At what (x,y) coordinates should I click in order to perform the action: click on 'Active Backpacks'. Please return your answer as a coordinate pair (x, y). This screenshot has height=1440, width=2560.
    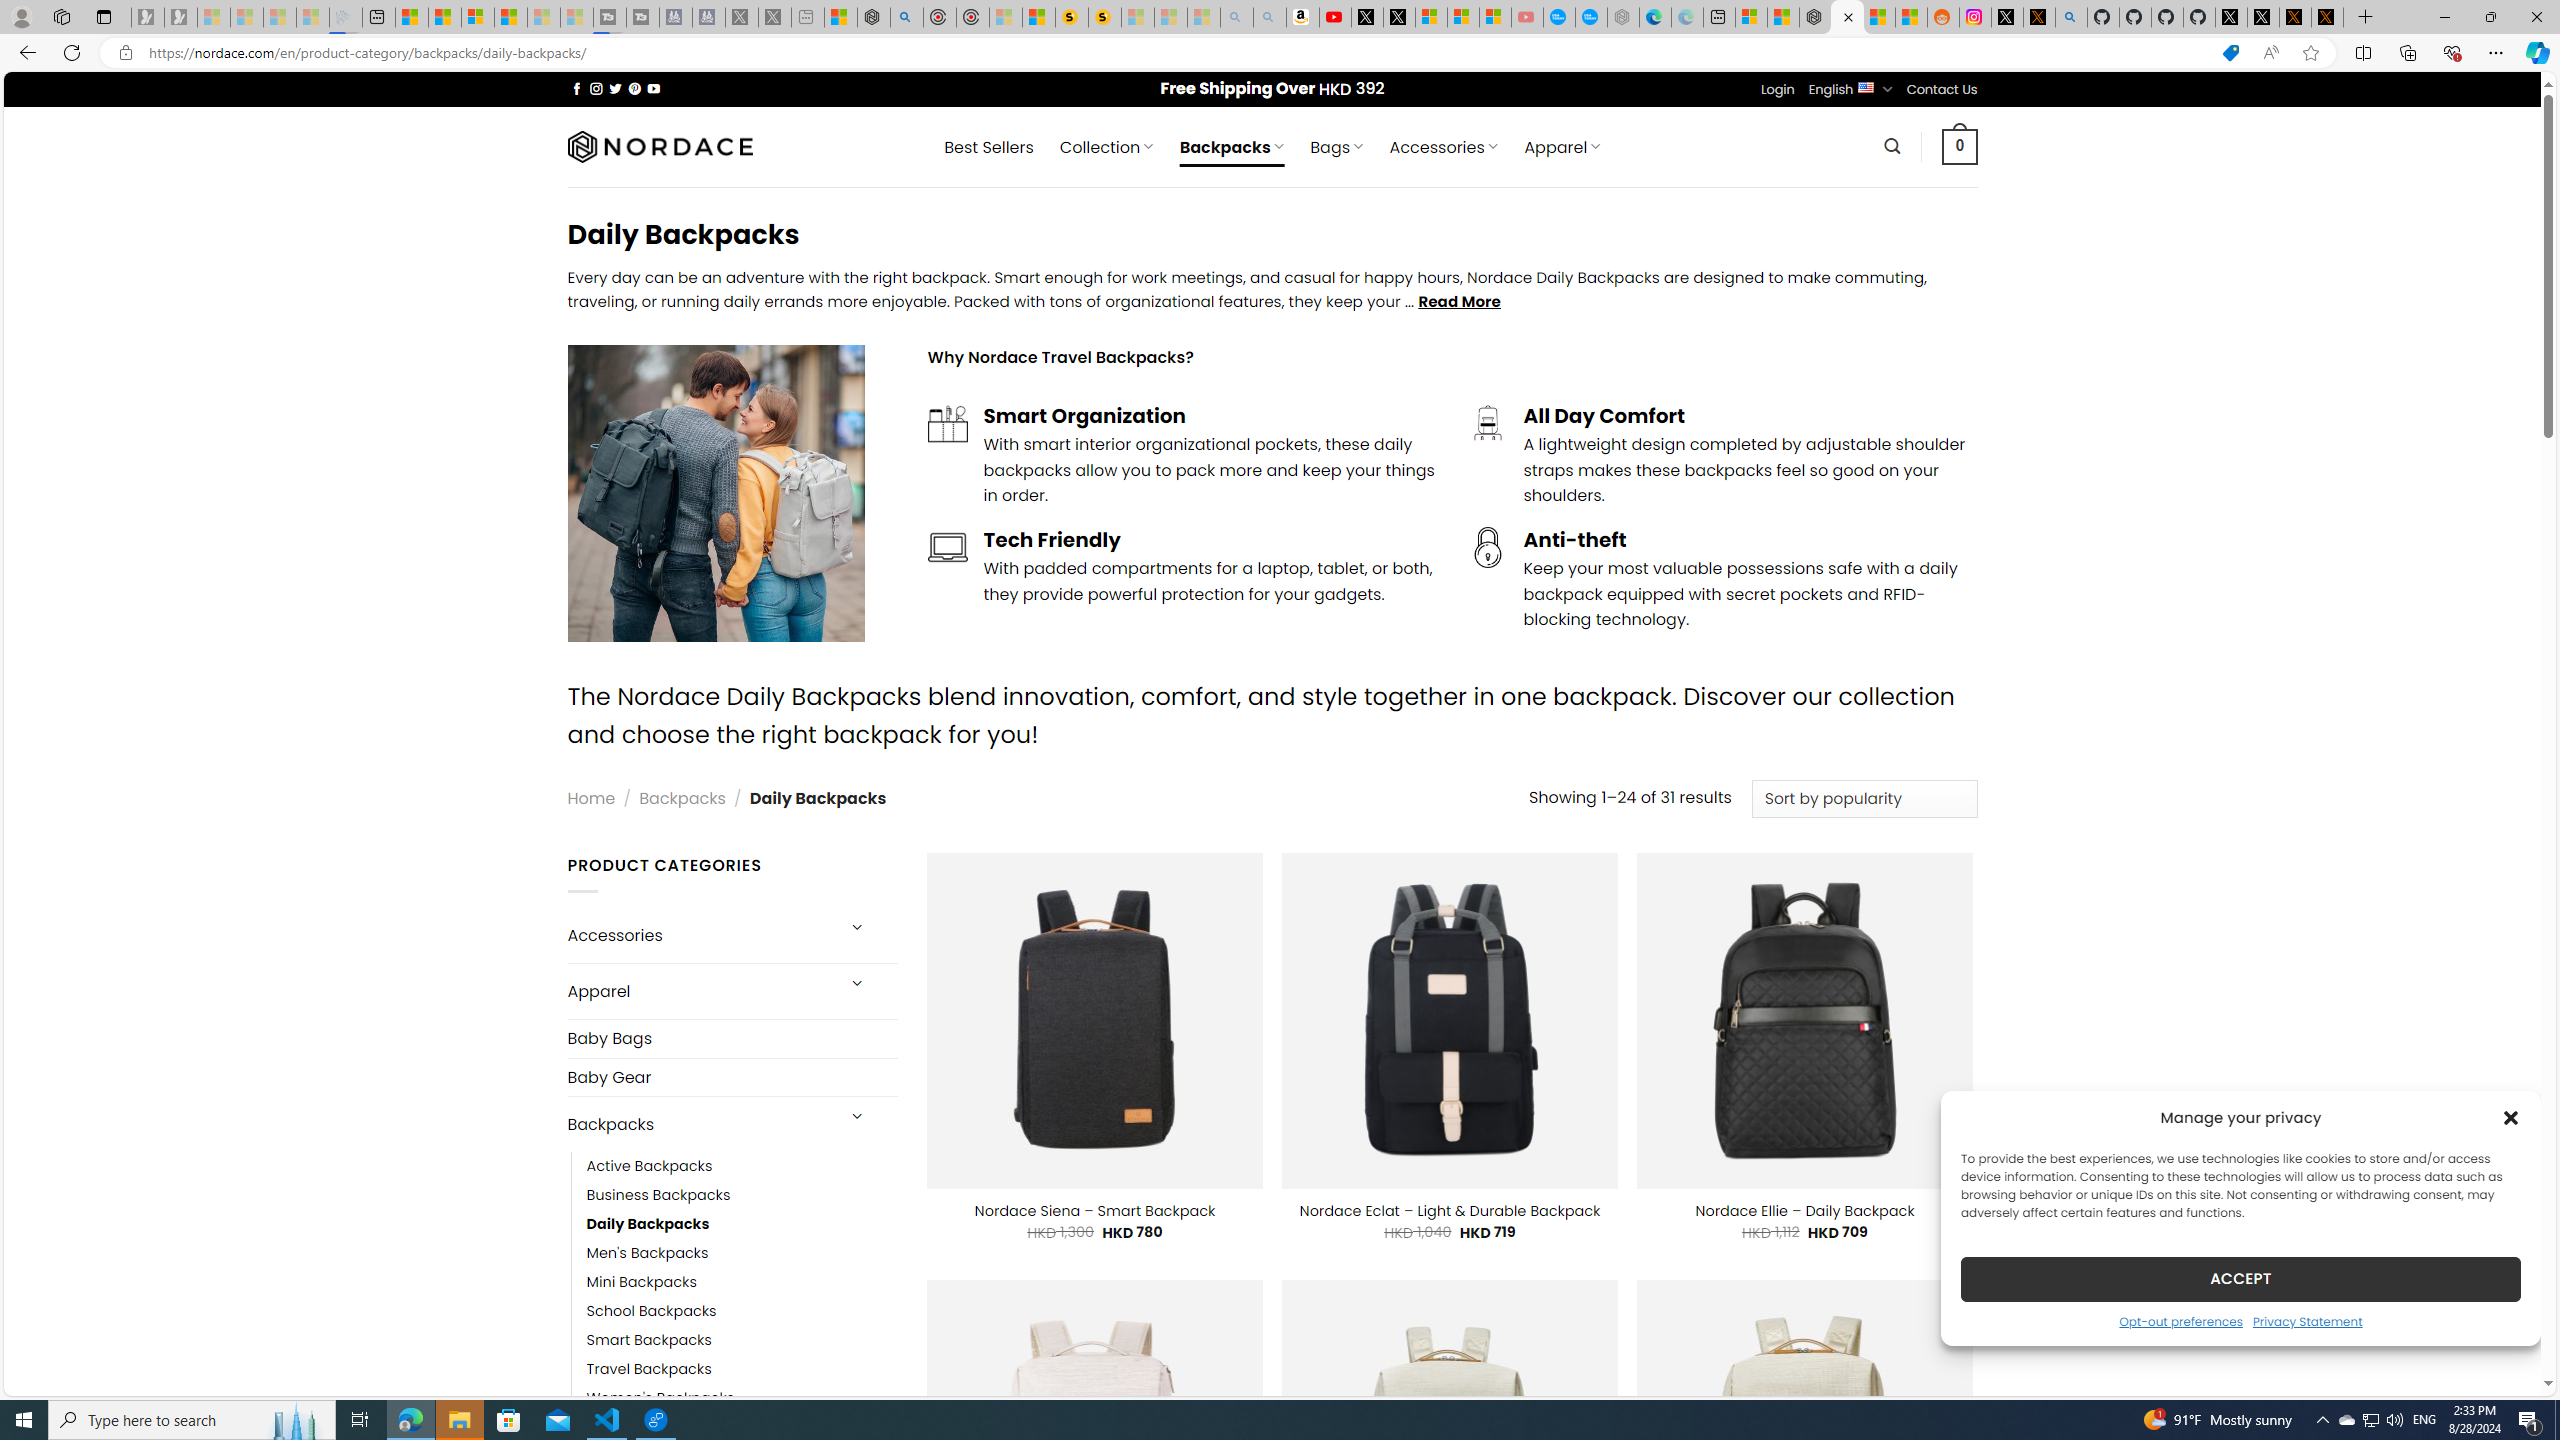
    Looking at the image, I should click on (741, 1167).